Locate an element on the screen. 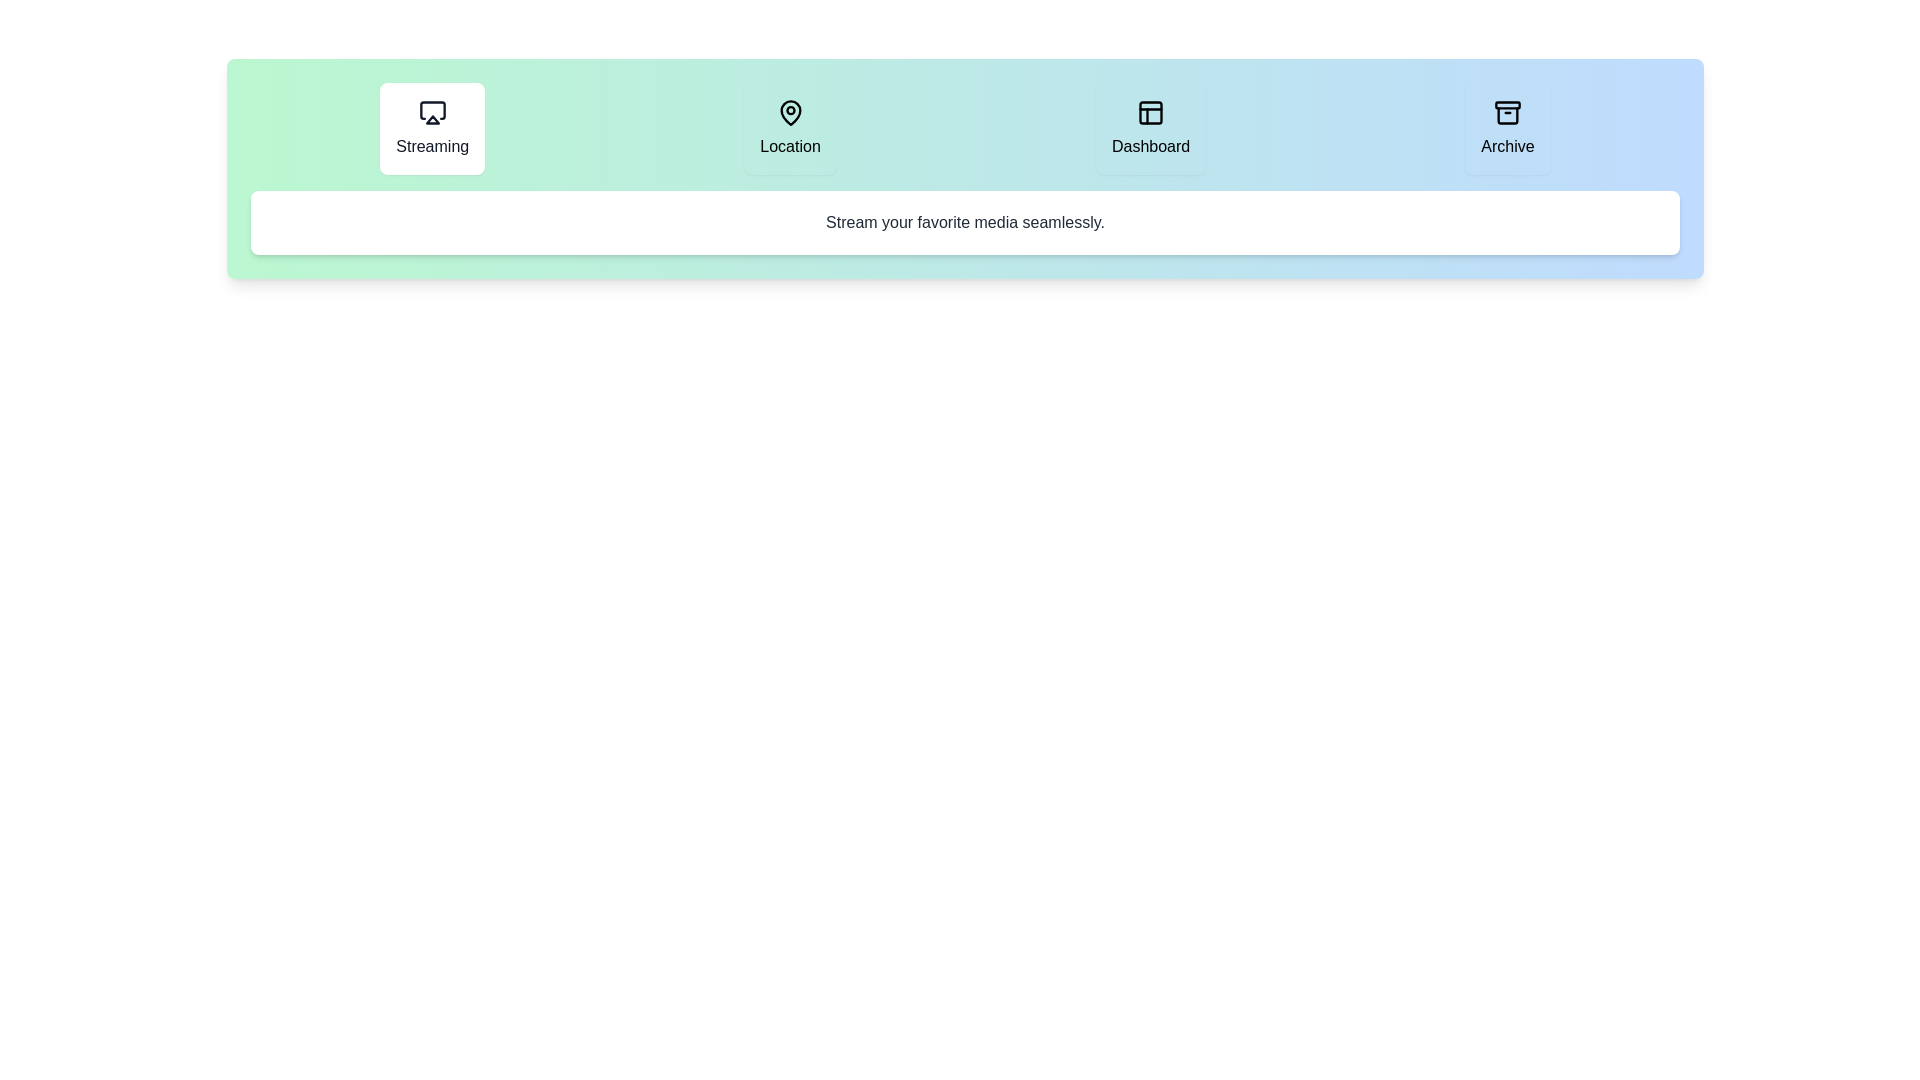  the tab labeled Archive to observe its hover effect is located at coordinates (1507, 128).